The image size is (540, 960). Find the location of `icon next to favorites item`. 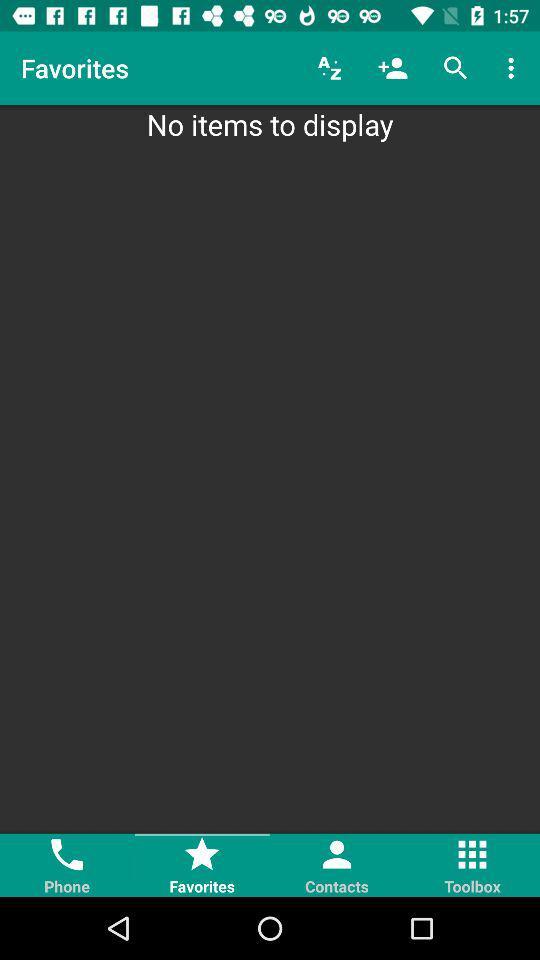

icon next to favorites item is located at coordinates (329, 68).